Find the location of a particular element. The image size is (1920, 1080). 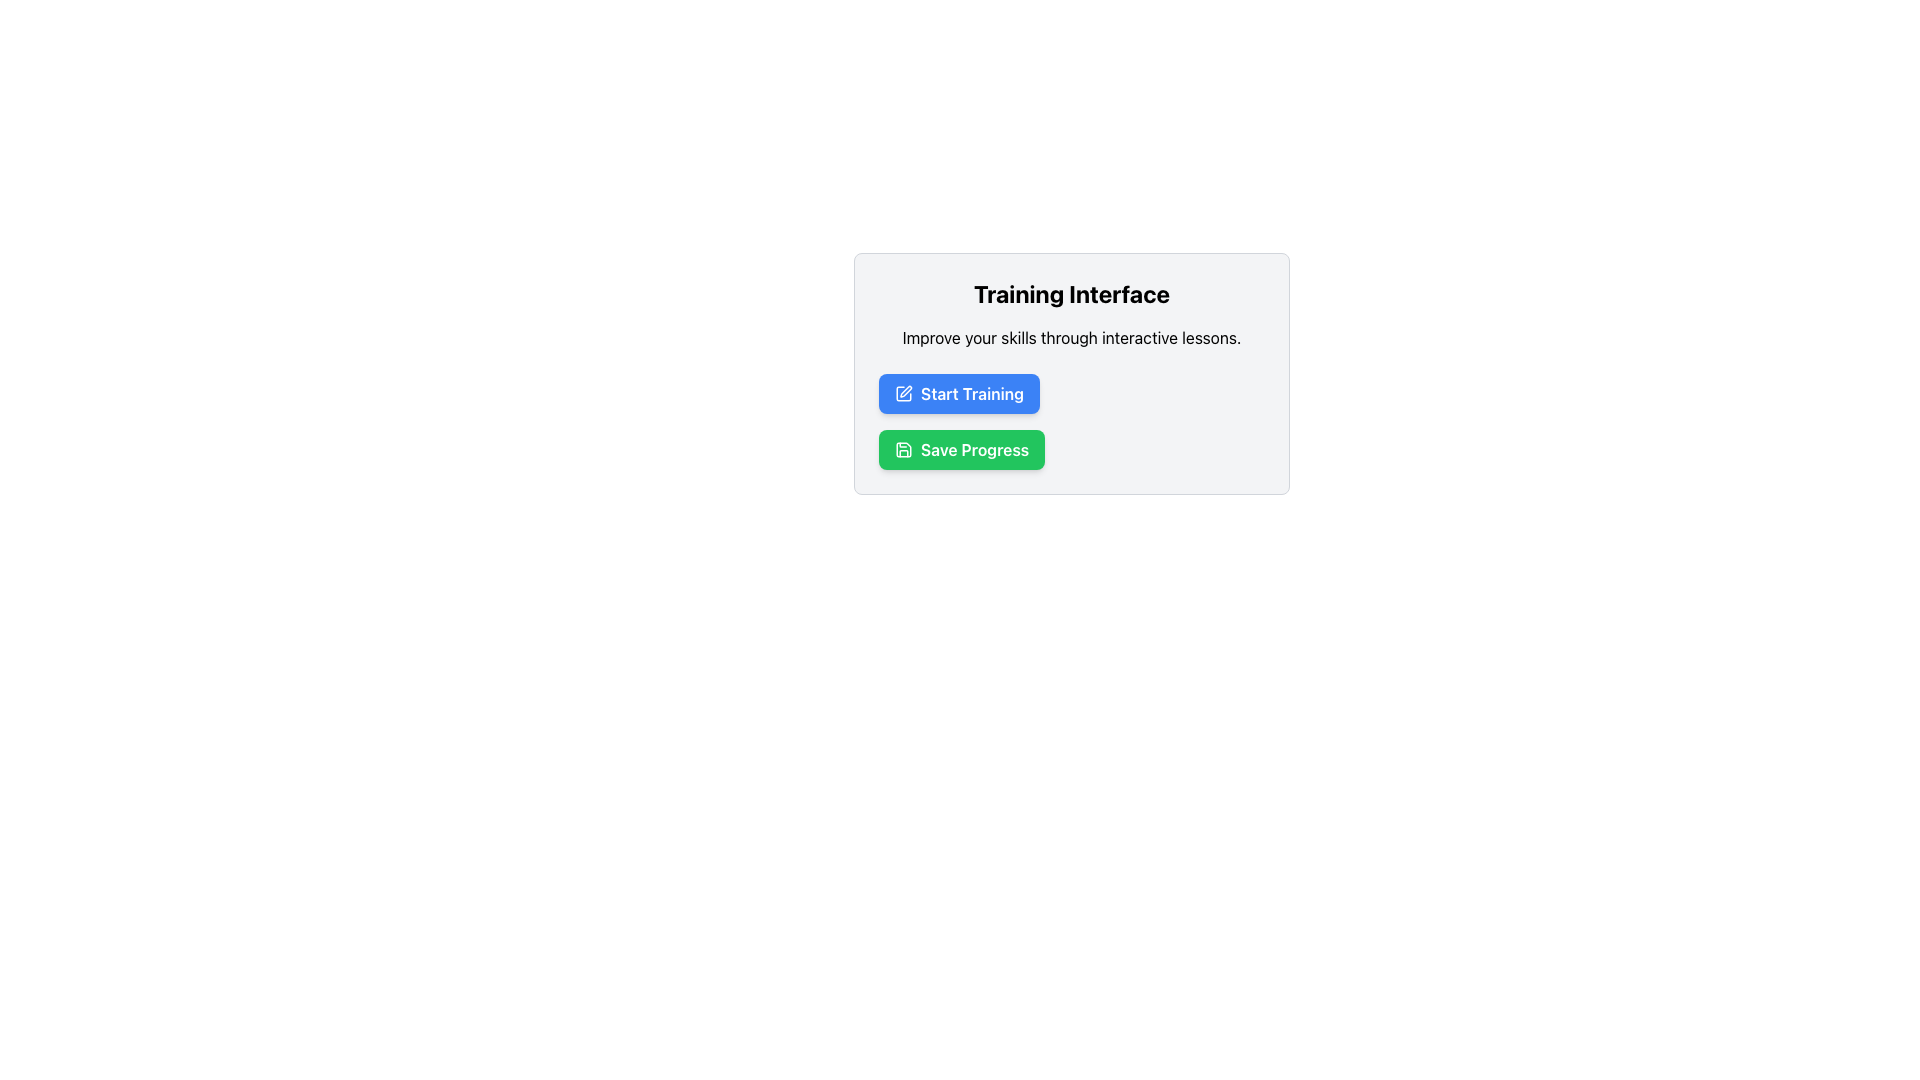

the 'Save Progress' button located at the bottom-right of the training interface, which is the second button below the 'Start Training' blue button is located at coordinates (961, 450).